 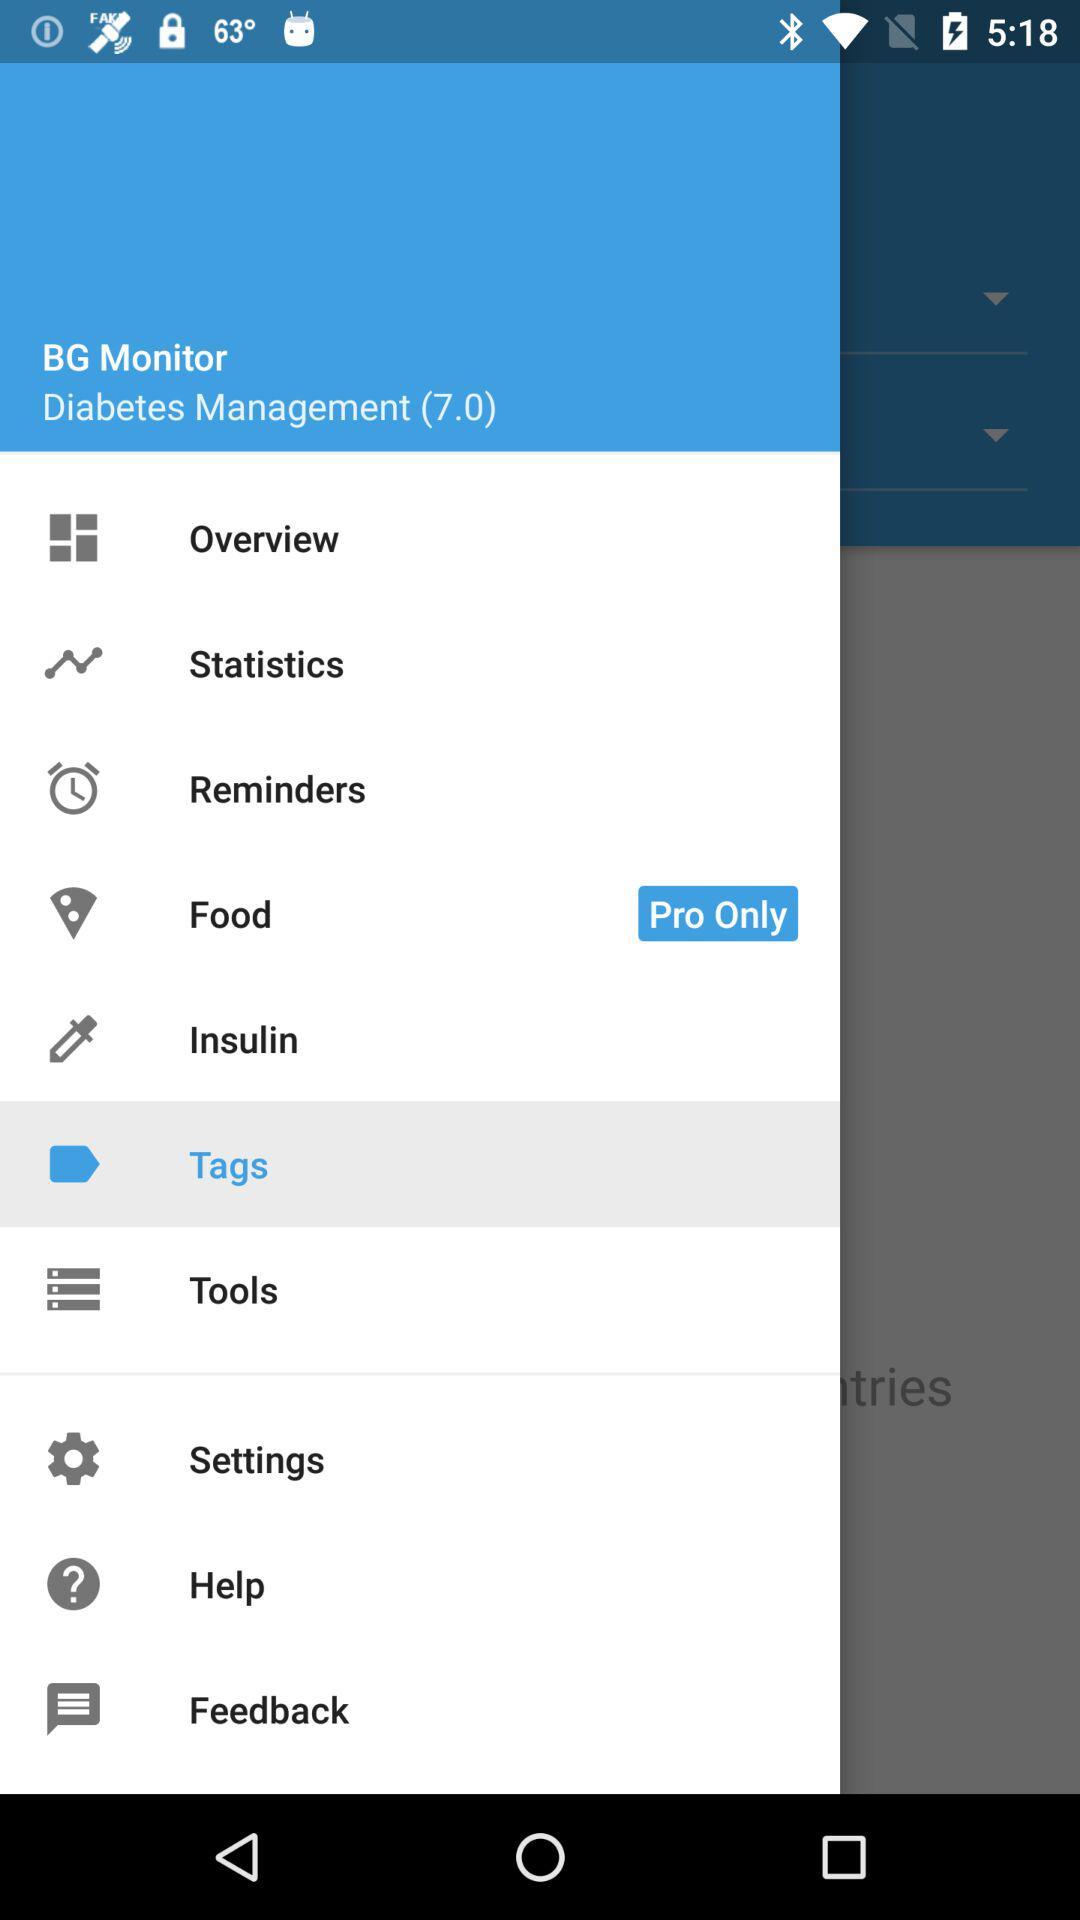 What do you see at coordinates (97, 546) in the screenshot?
I see `the dashboard icon` at bounding box center [97, 546].